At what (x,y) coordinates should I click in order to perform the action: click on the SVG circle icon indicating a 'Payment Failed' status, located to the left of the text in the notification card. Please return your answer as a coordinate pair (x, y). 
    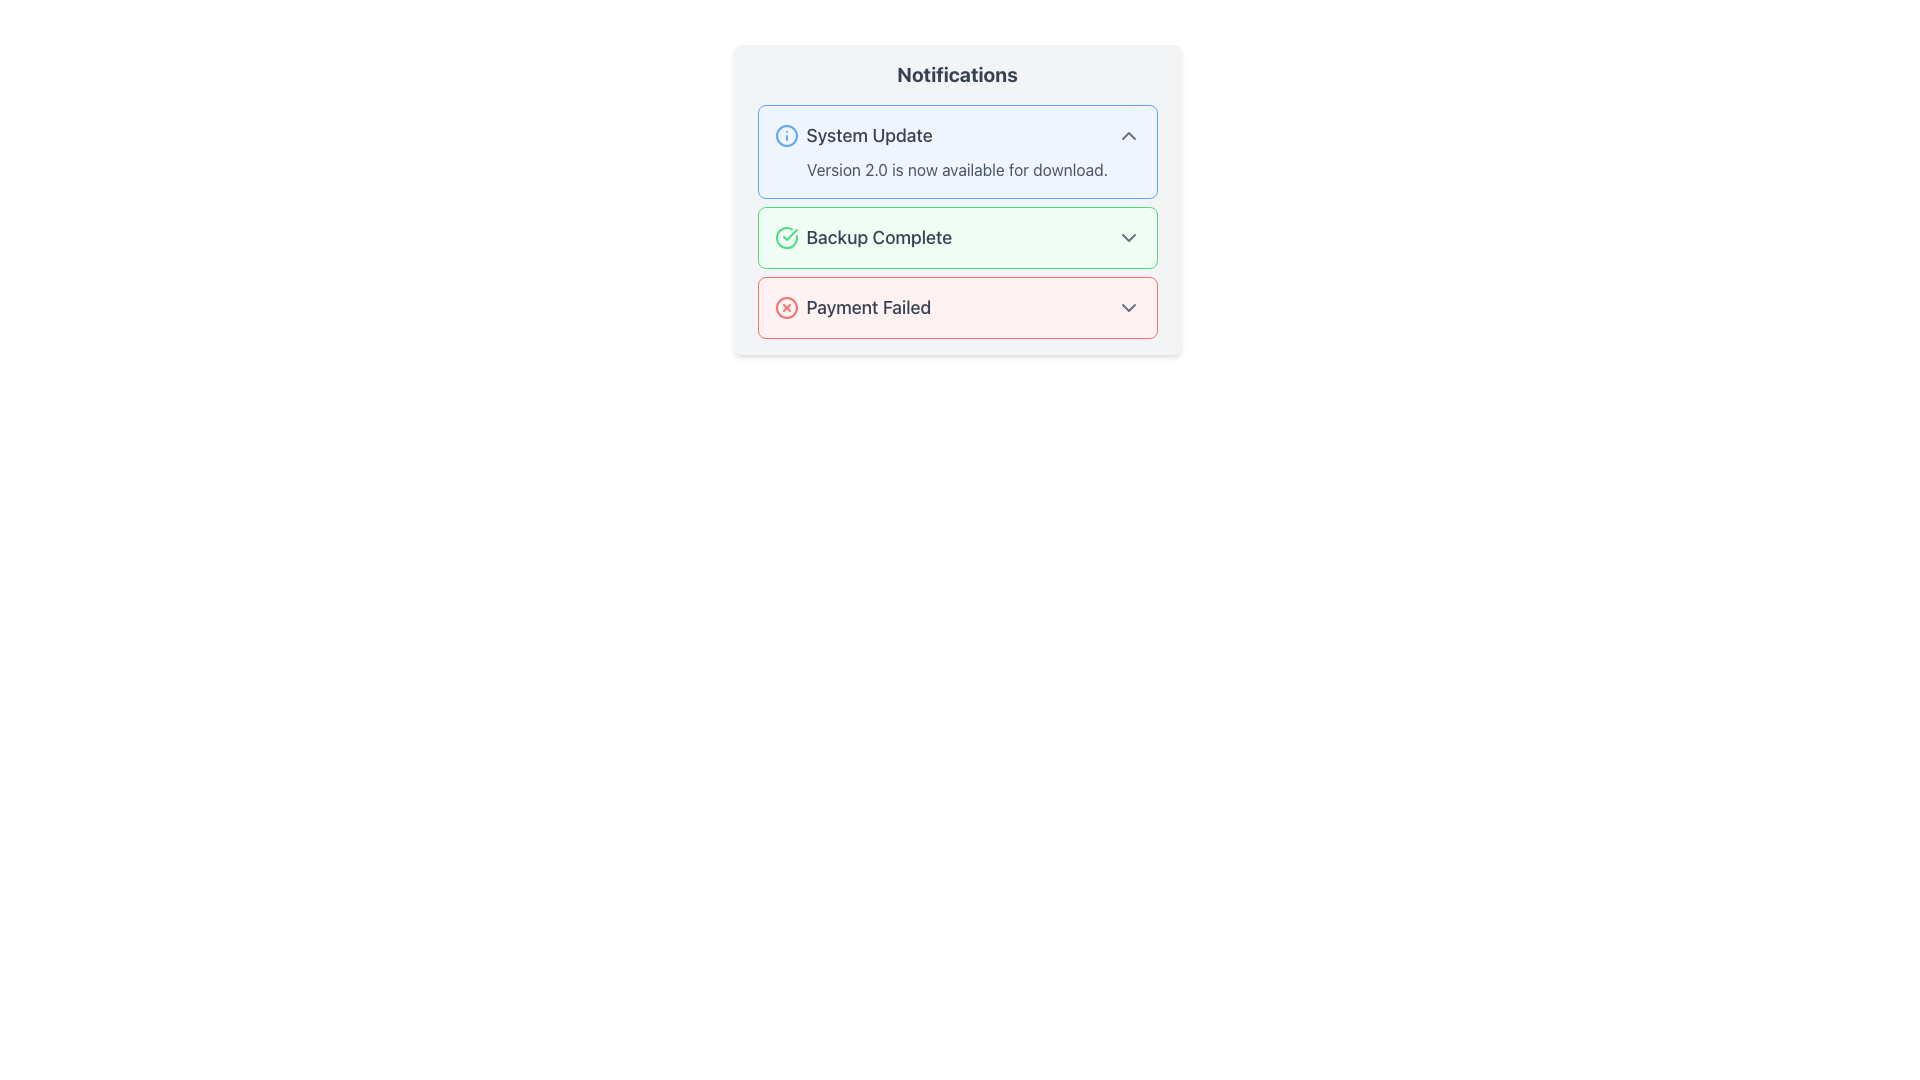
    Looking at the image, I should click on (785, 308).